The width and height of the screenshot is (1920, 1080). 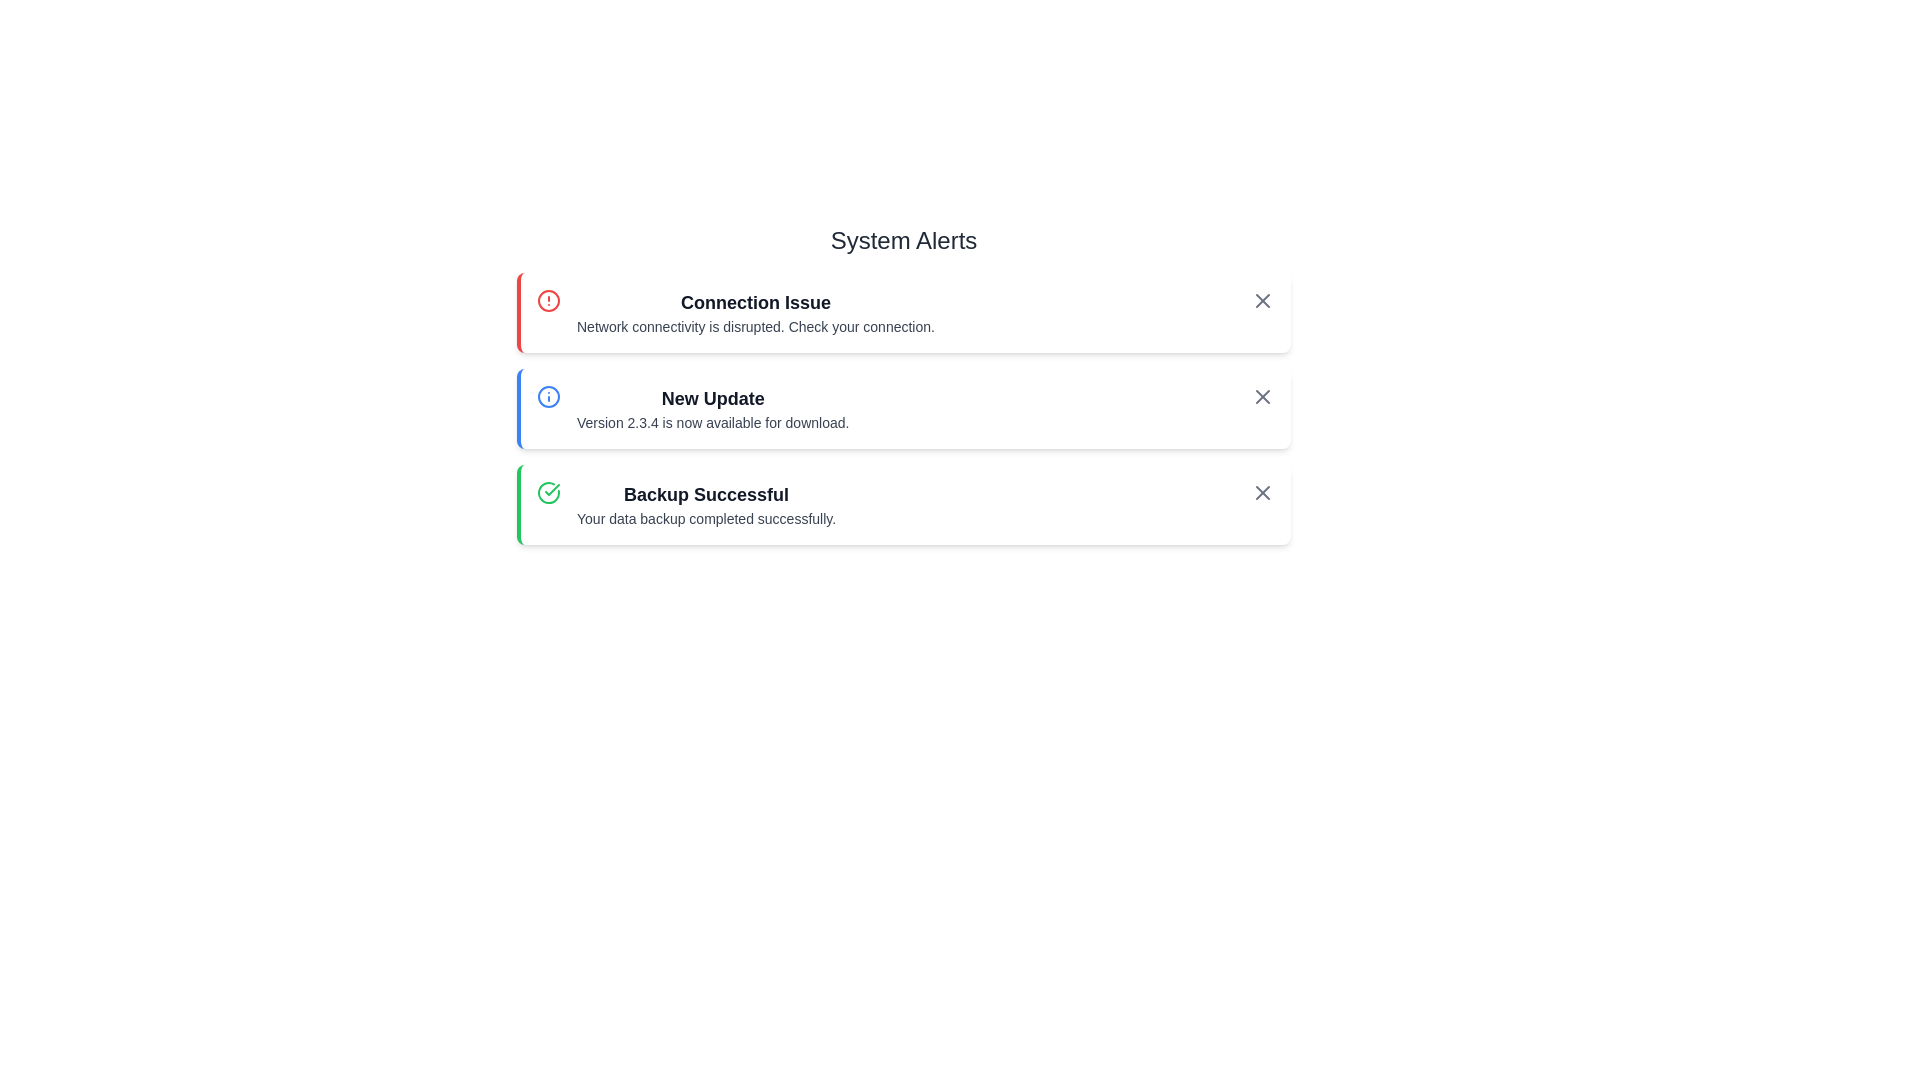 What do you see at coordinates (1261, 300) in the screenshot?
I see `the close button styled as an 'X' icon in the top-right corner of the 'Connection Issue' alert box` at bounding box center [1261, 300].